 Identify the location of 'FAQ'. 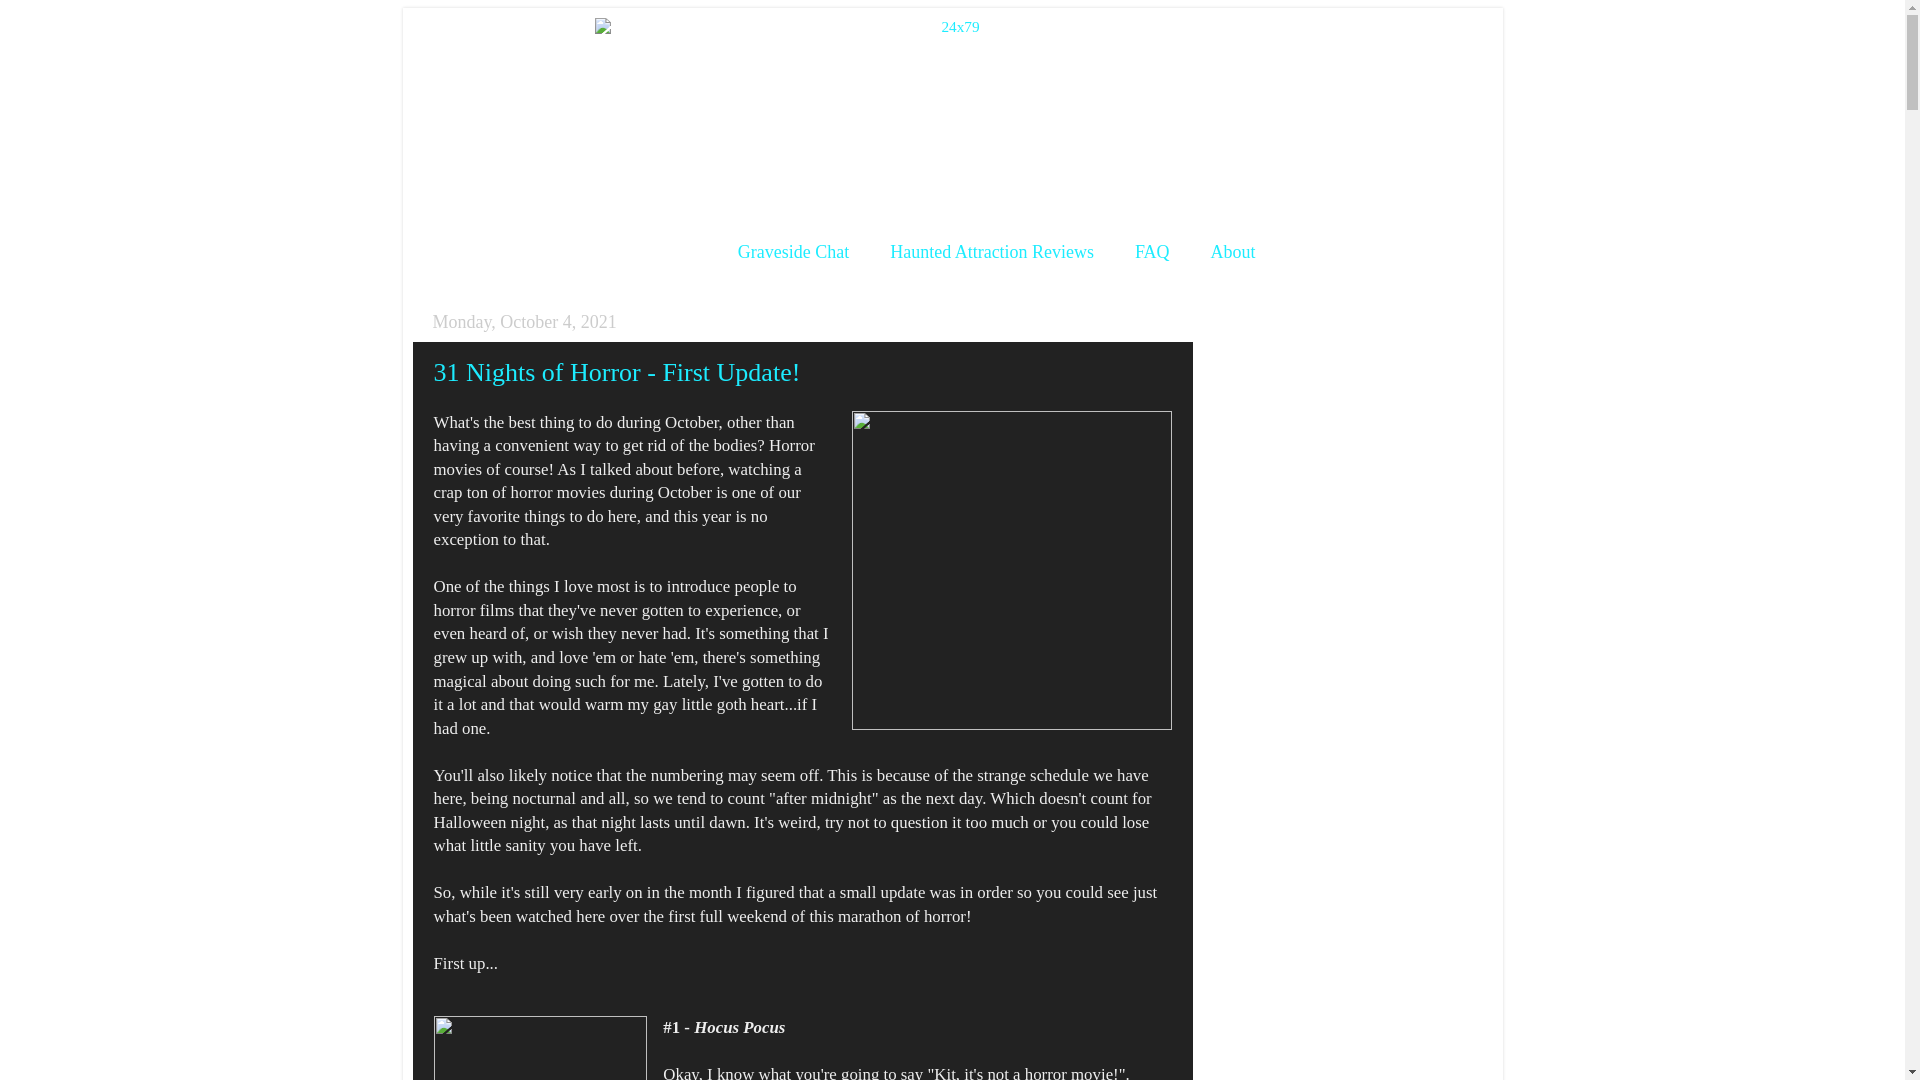
(1116, 251).